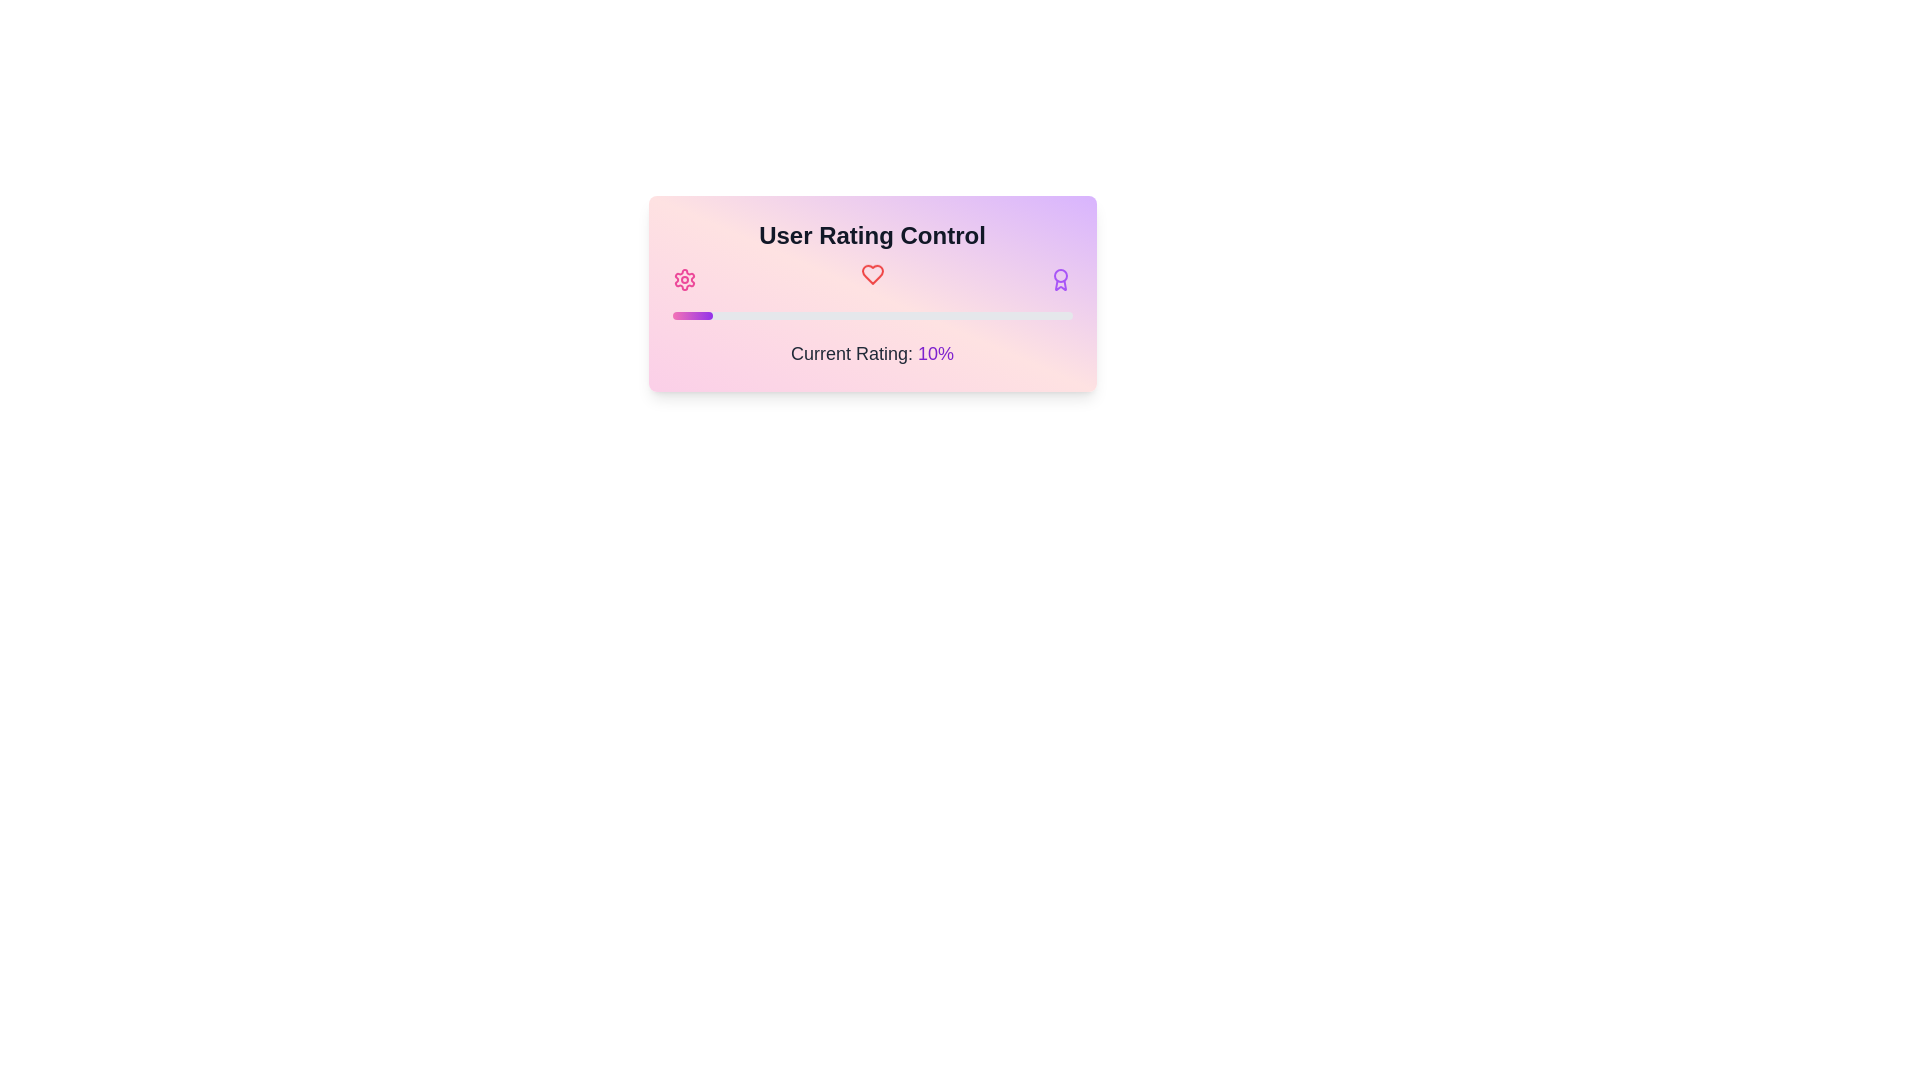 The height and width of the screenshot is (1080, 1920). I want to click on the heart-shaped icon with a red color fill, which is animated and positioned under the title 'User Rating Control', so click(872, 277).